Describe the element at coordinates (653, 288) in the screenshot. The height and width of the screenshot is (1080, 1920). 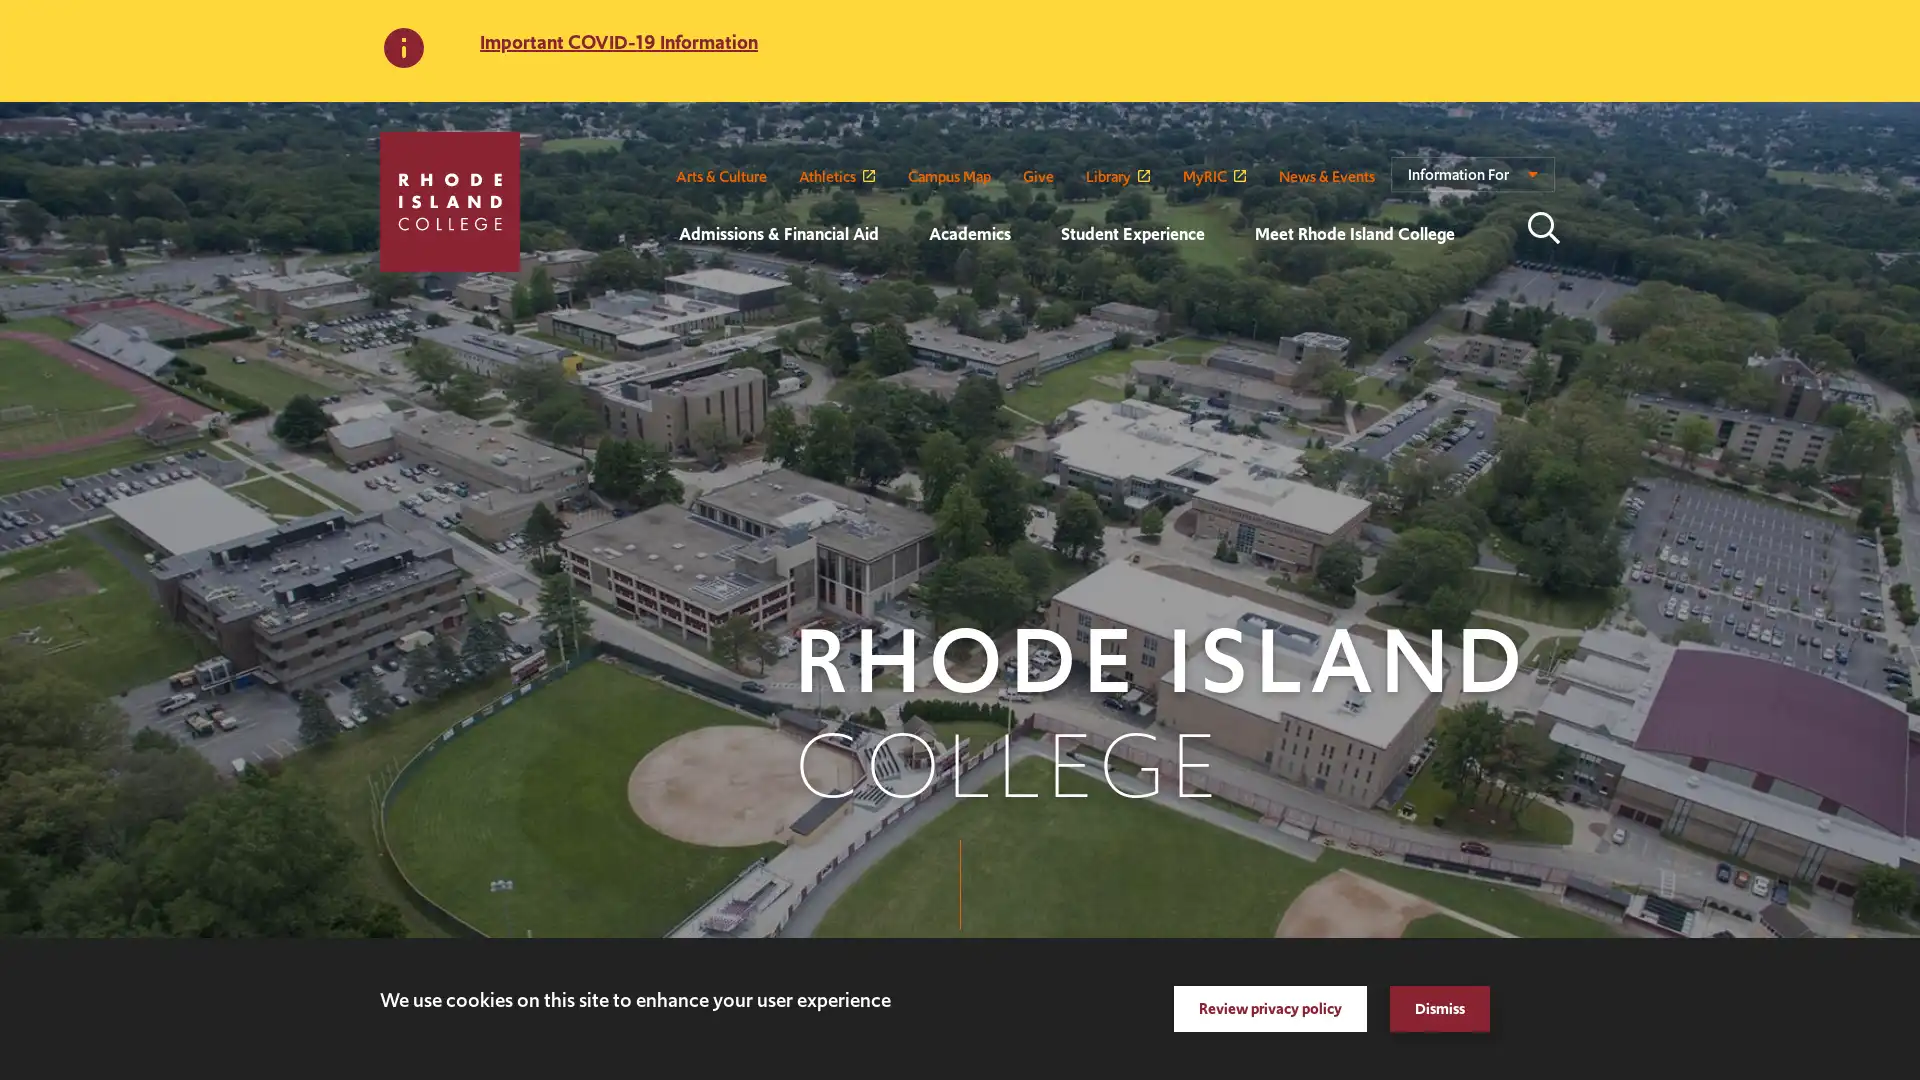
I see `Admissions & Financial Aid` at that location.